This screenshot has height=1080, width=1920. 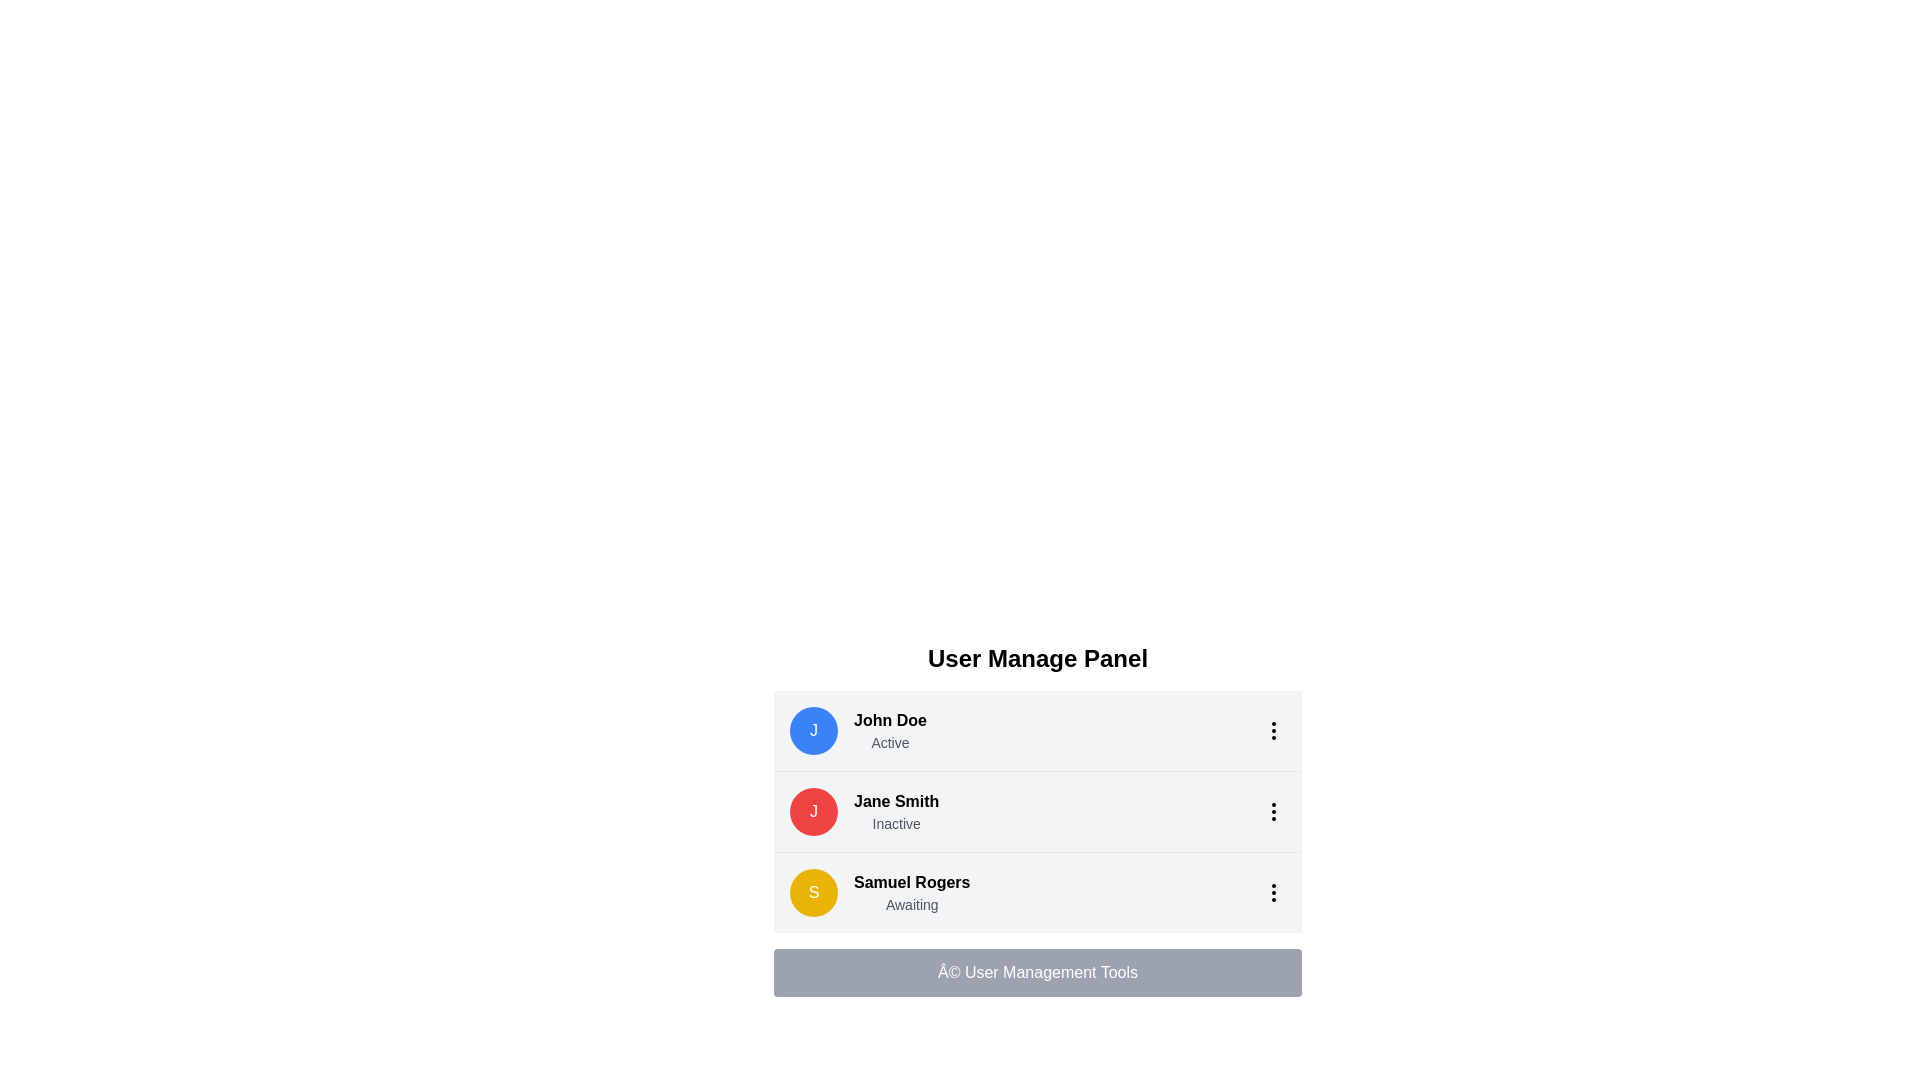 What do you see at coordinates (889, 731) in the screenshot?
I see `the text display element that shows the user's name and status information, located to the right of the blue circular icon with the letter 'J' in the first entry of the user profiles list` at bounding box center [889, 731].